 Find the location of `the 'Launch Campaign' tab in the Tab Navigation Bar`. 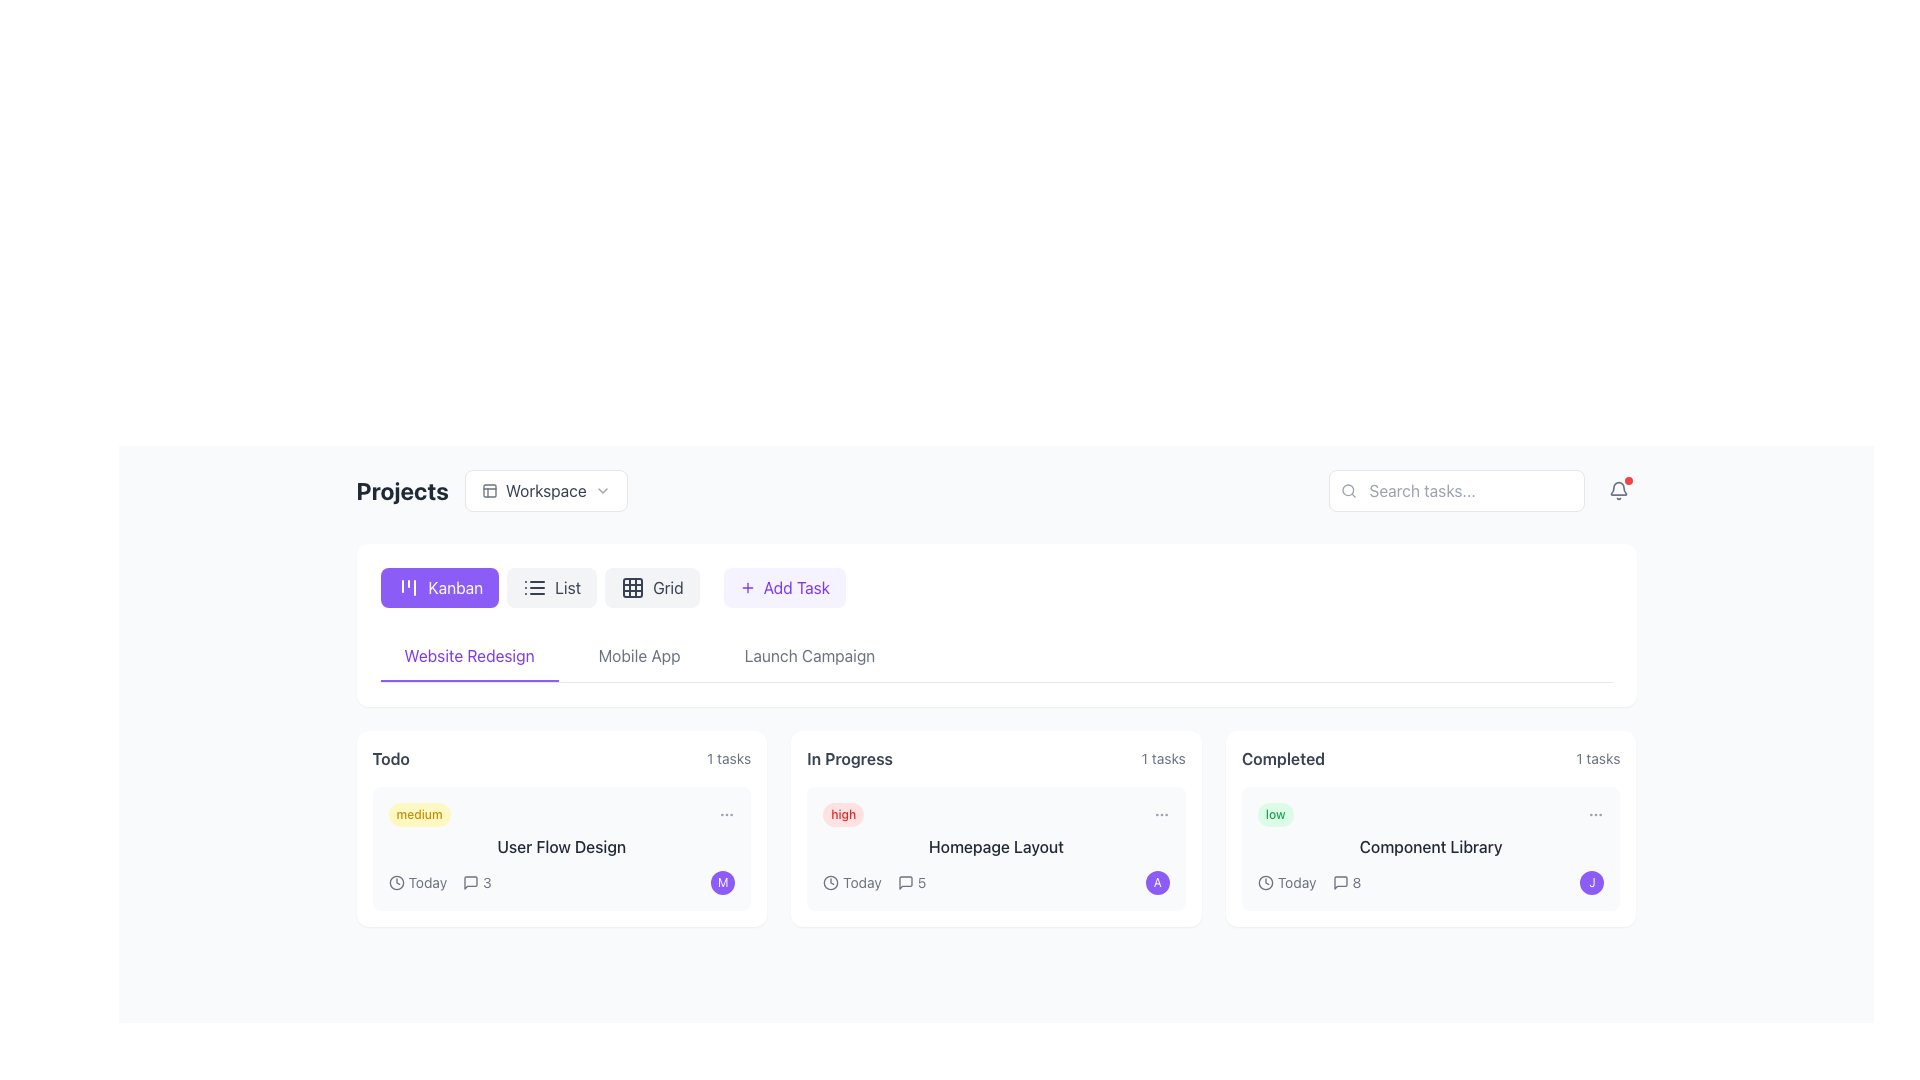

the 'Launch Campaign' tab in the Tab Navigation Bar is located at coordinates (996, 657).